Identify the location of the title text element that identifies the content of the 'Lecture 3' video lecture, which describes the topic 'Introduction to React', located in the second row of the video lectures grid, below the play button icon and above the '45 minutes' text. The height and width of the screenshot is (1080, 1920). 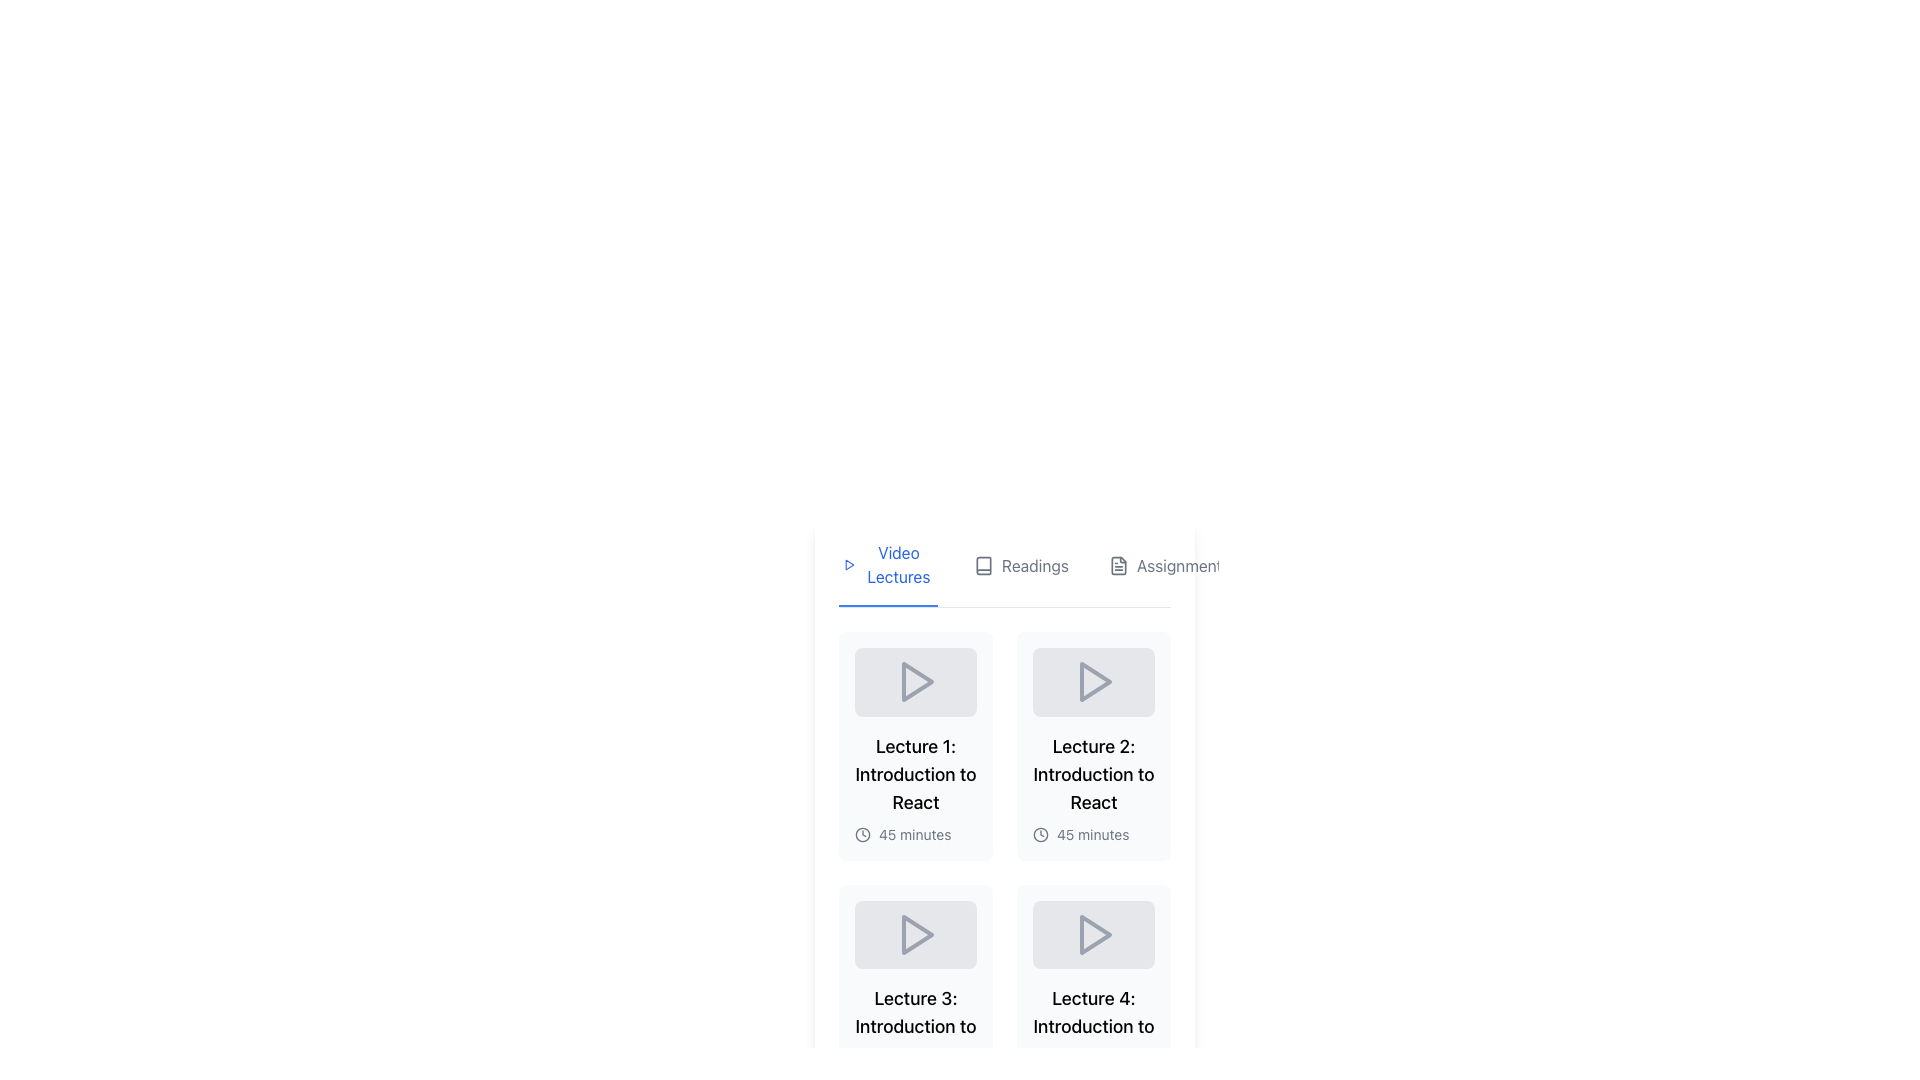
(915, 1026).